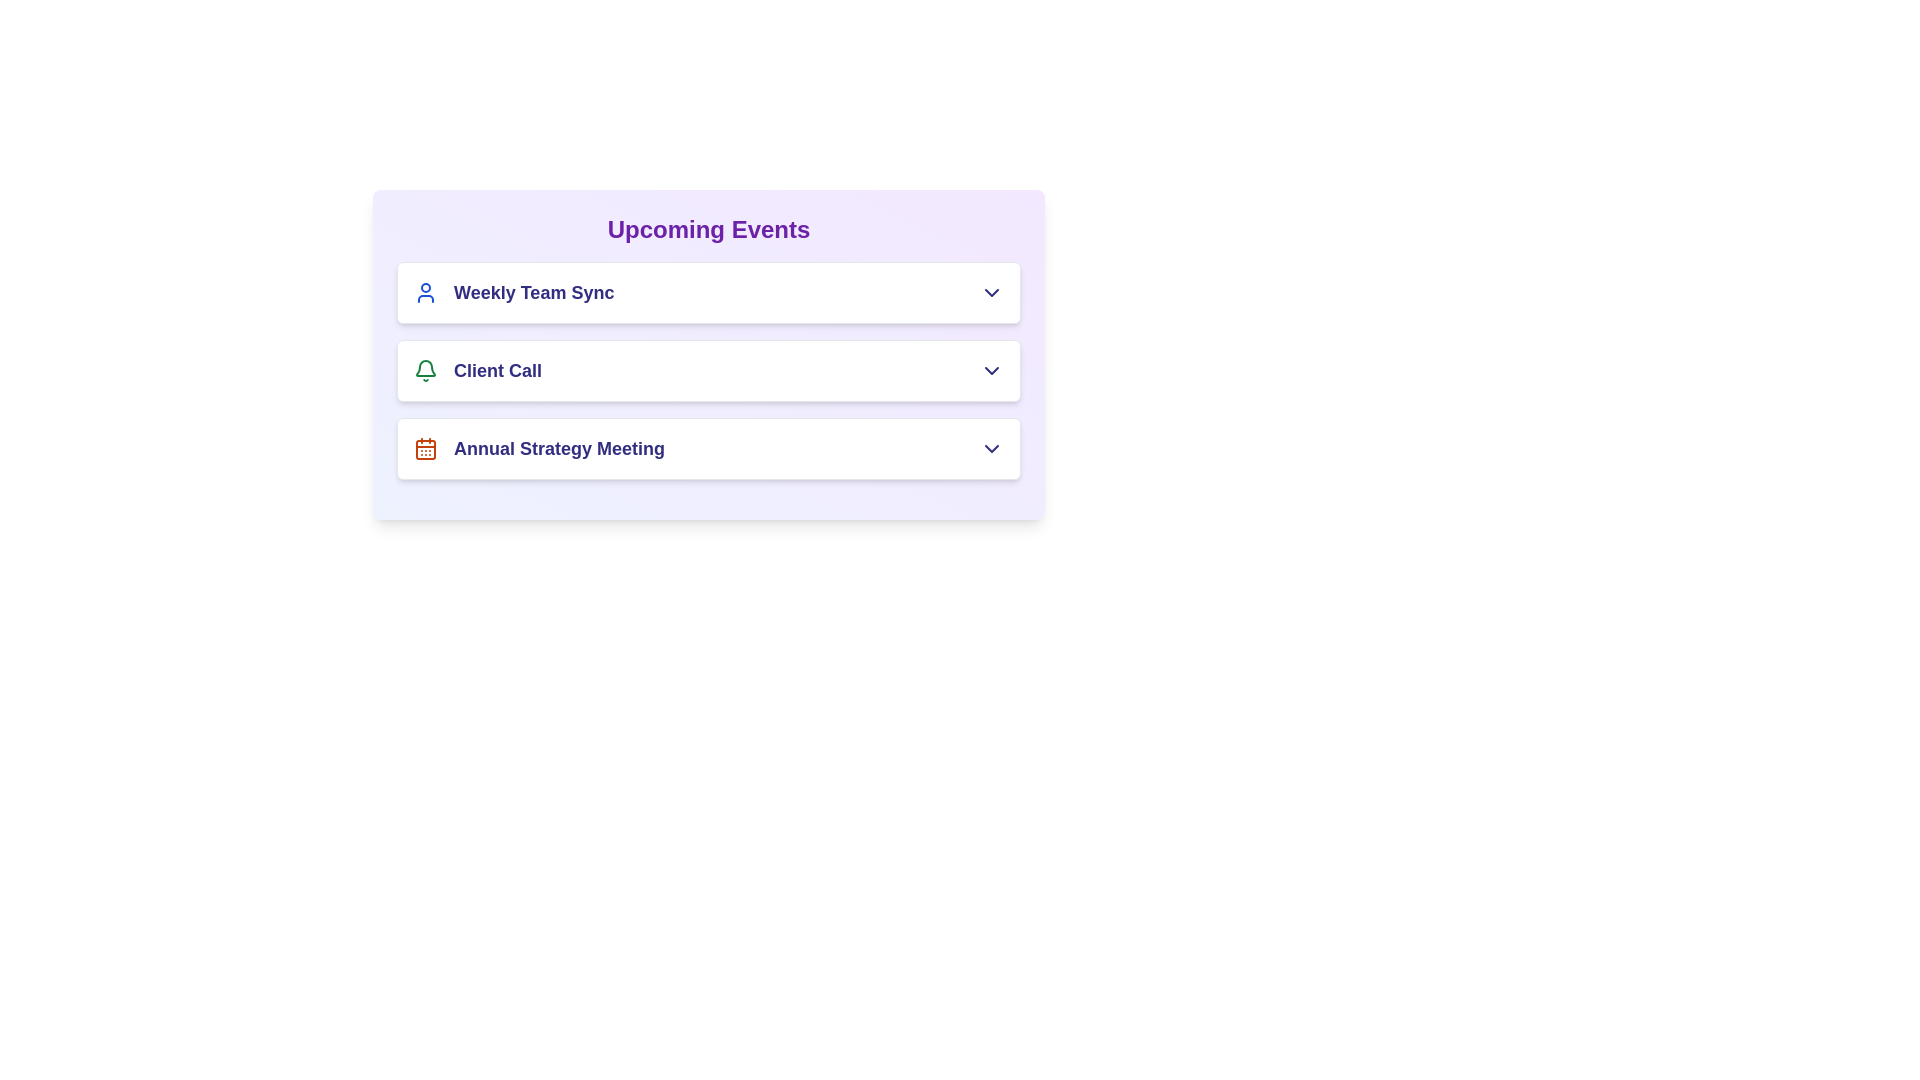  I want to click on the first list item titled 'Weekly Team Sync' under the 'Upcoming Events' header, so click(514, 293).